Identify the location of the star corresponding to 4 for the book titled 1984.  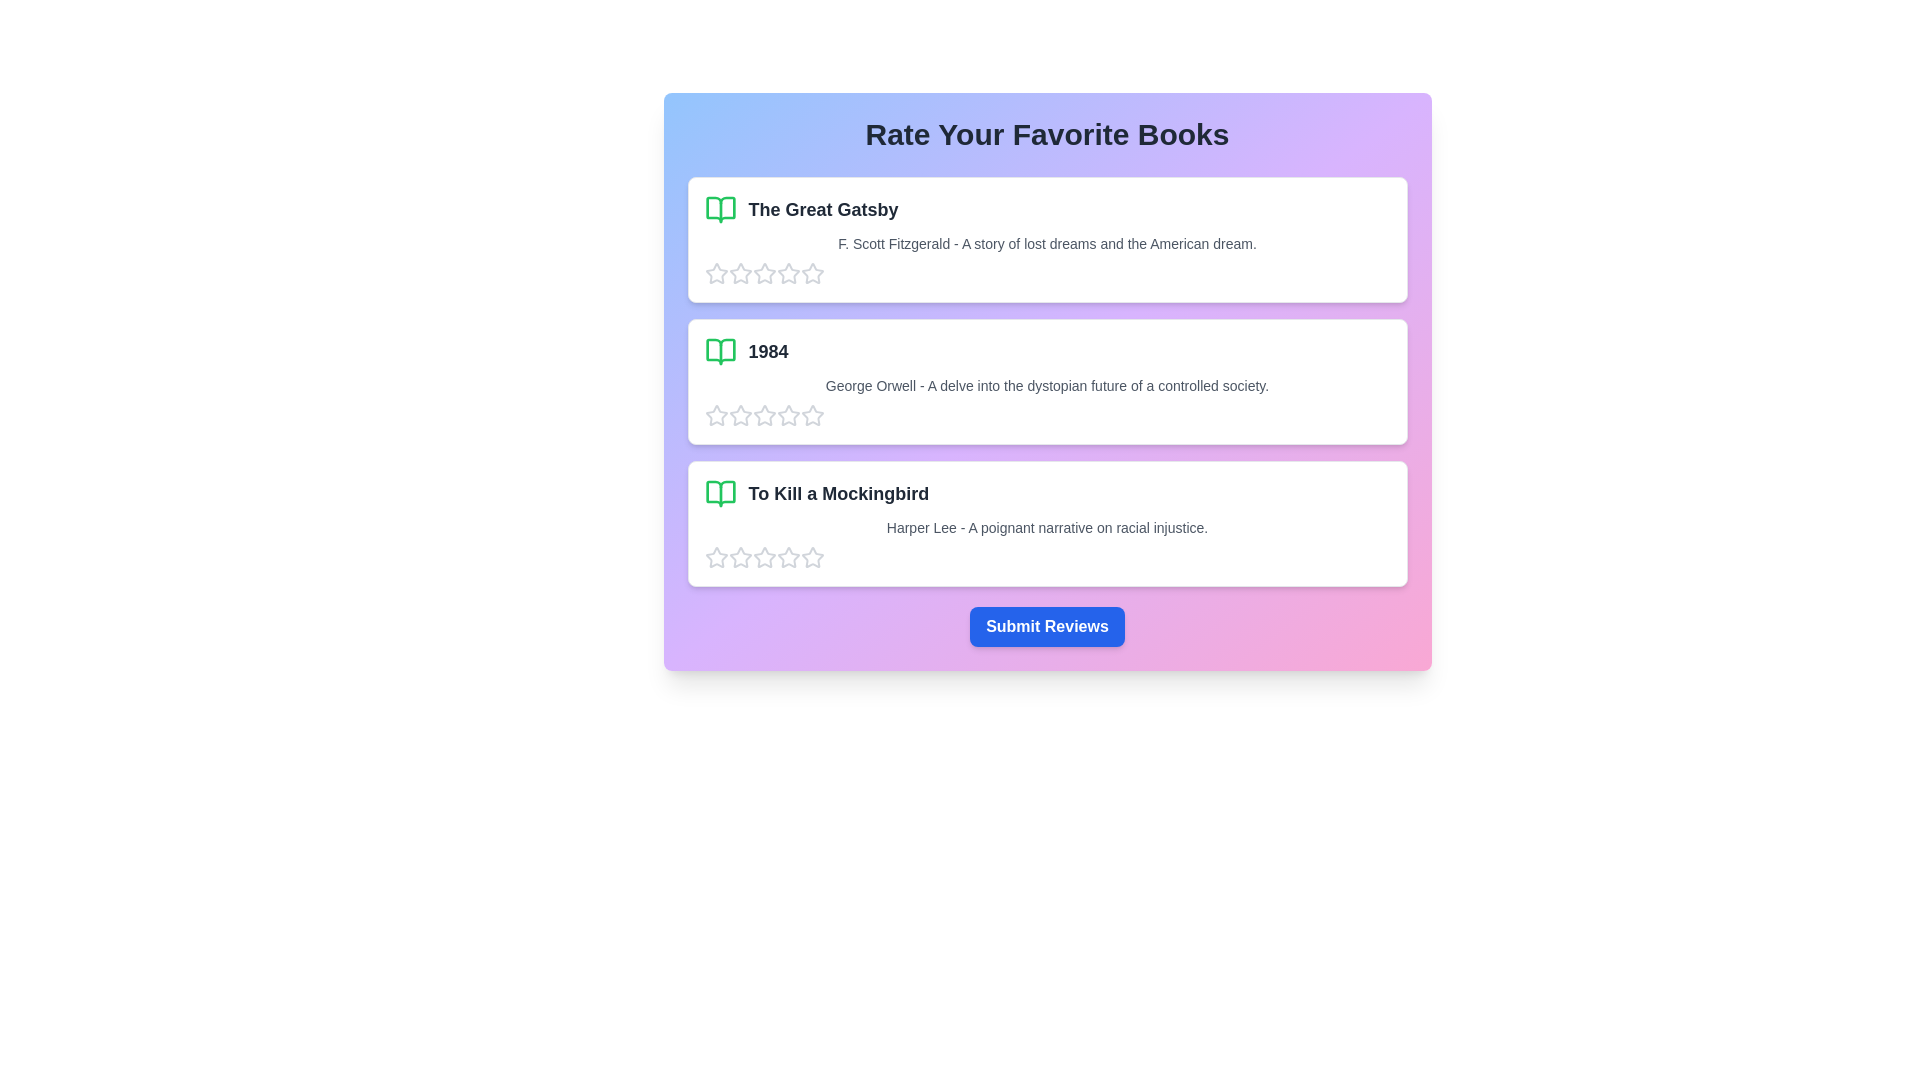
(787, 415).